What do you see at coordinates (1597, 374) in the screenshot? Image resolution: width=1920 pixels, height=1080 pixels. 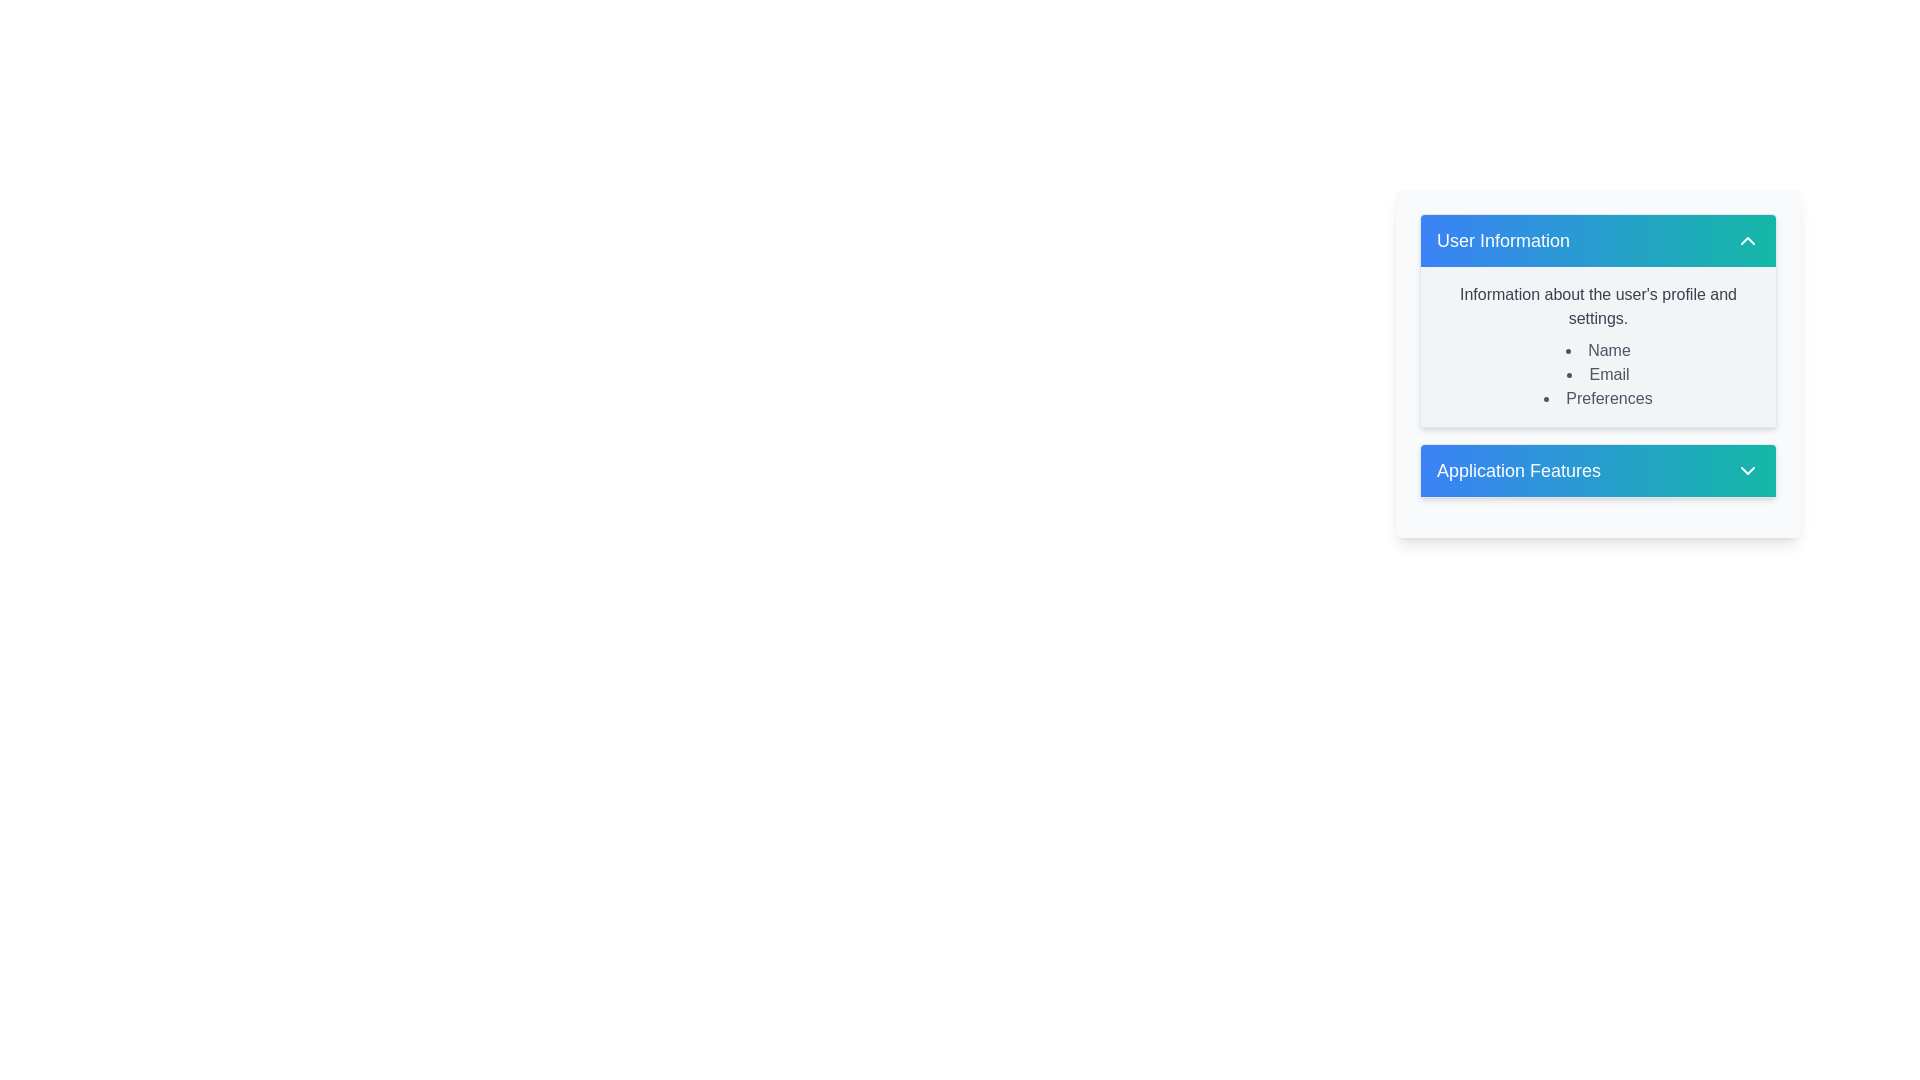 I see `the List component located in the 'User Information' section that provides options for user profile details such as 'Name', 'Email', and 'Preferences'` at bounding box center [1597, 374].